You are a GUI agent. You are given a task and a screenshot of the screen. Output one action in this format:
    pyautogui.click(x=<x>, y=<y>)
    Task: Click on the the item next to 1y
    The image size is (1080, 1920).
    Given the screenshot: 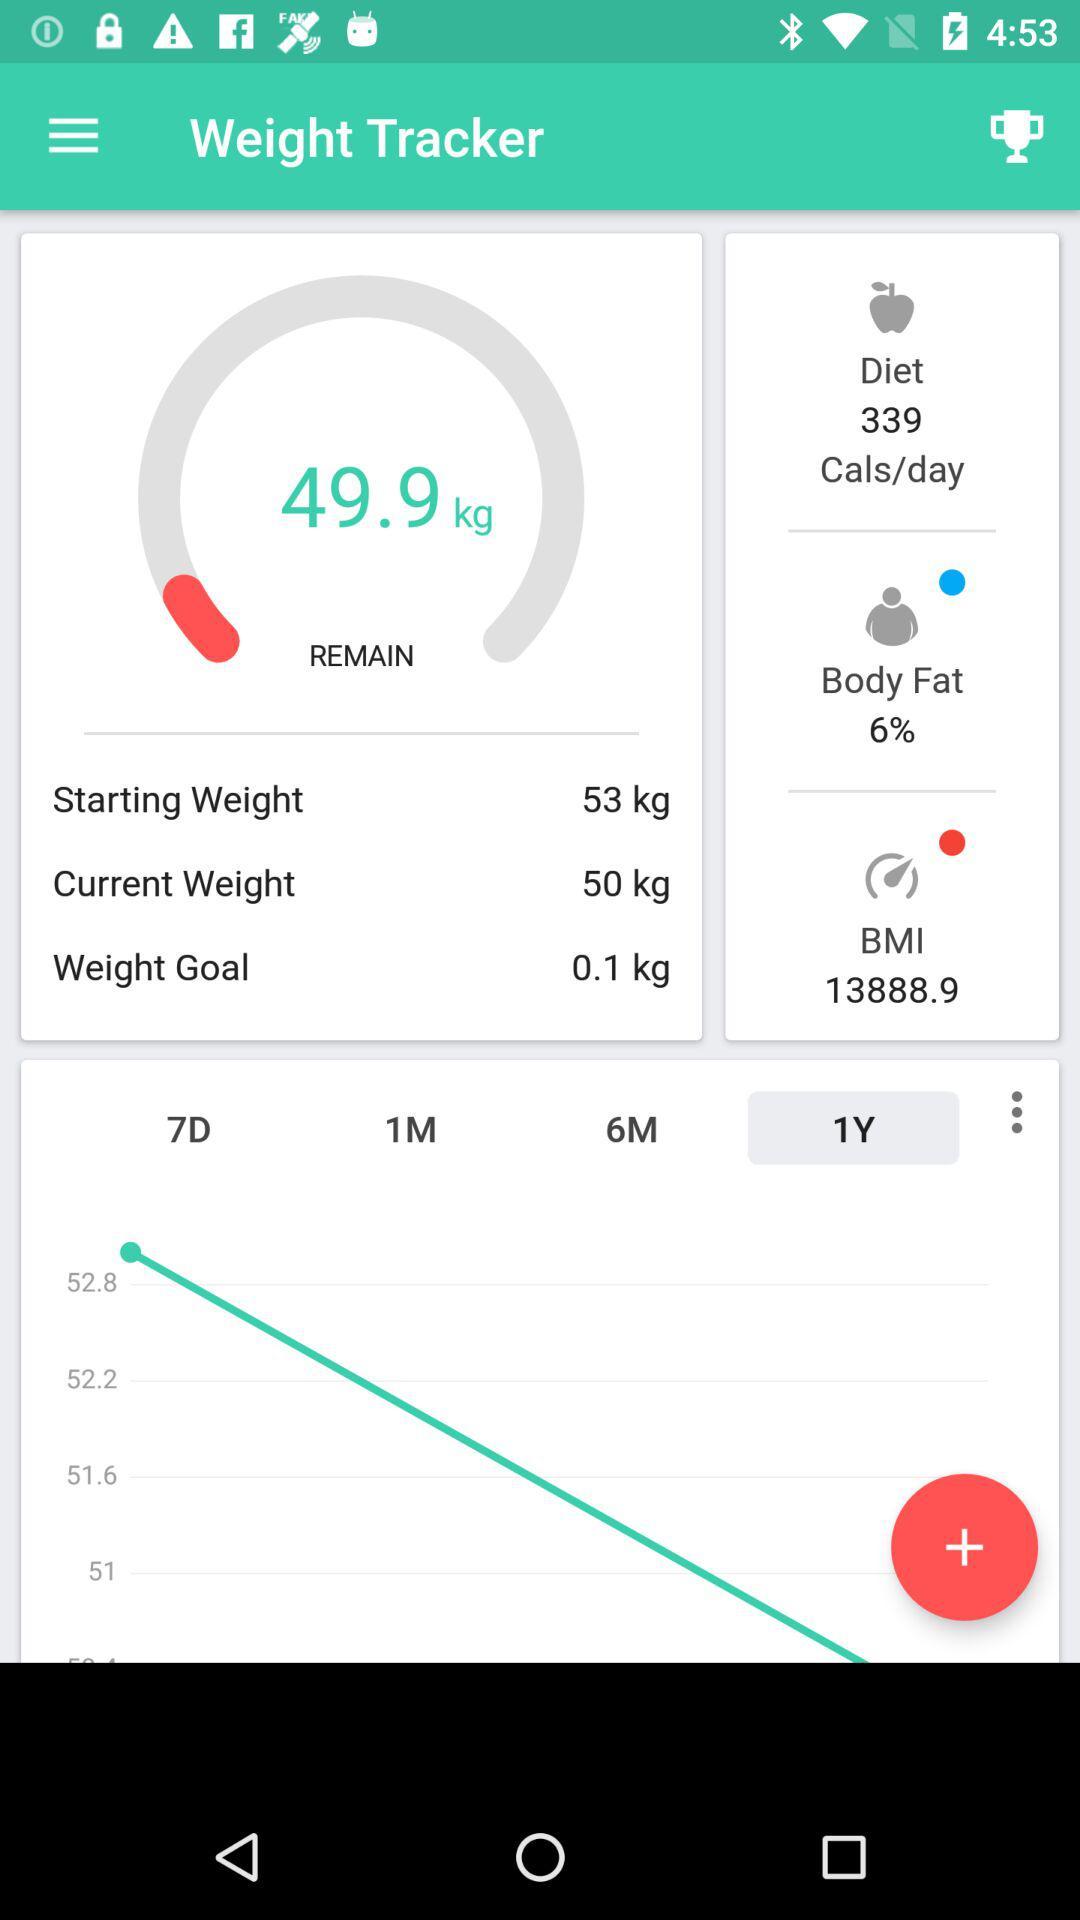 What is the action you would take?
    pyautogui.click(x=631, y=1128)
    